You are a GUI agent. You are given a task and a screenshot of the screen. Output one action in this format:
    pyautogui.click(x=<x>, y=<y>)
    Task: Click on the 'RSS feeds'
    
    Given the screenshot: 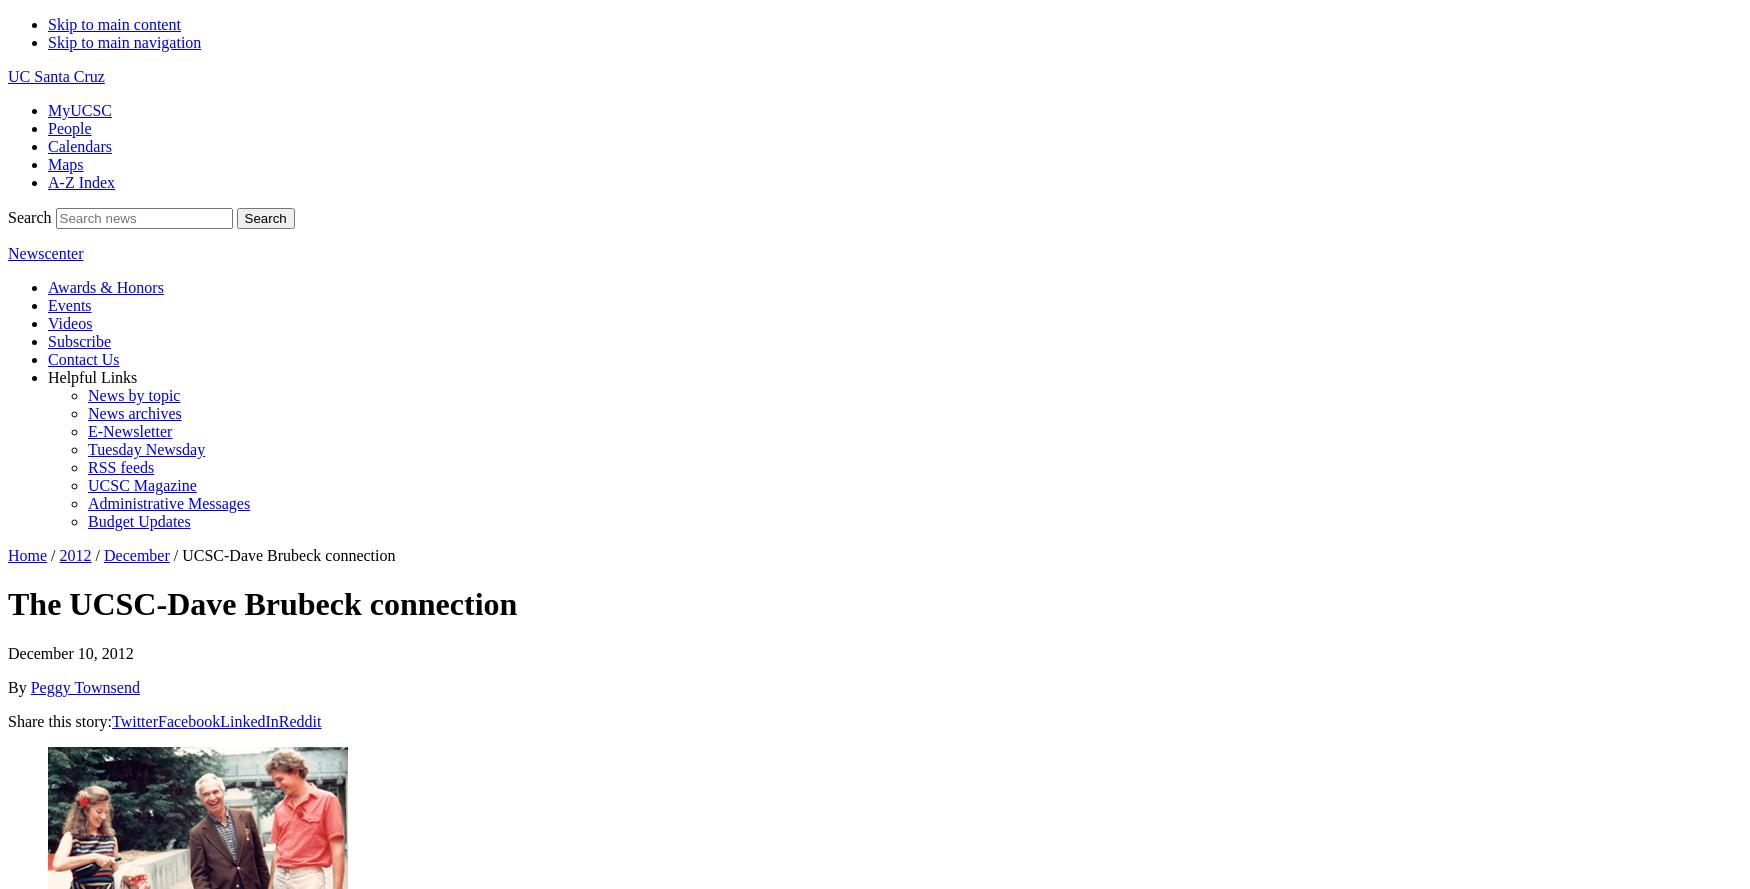 What is the action you would take?
    pyautogui.click(x=120, y=466)
    